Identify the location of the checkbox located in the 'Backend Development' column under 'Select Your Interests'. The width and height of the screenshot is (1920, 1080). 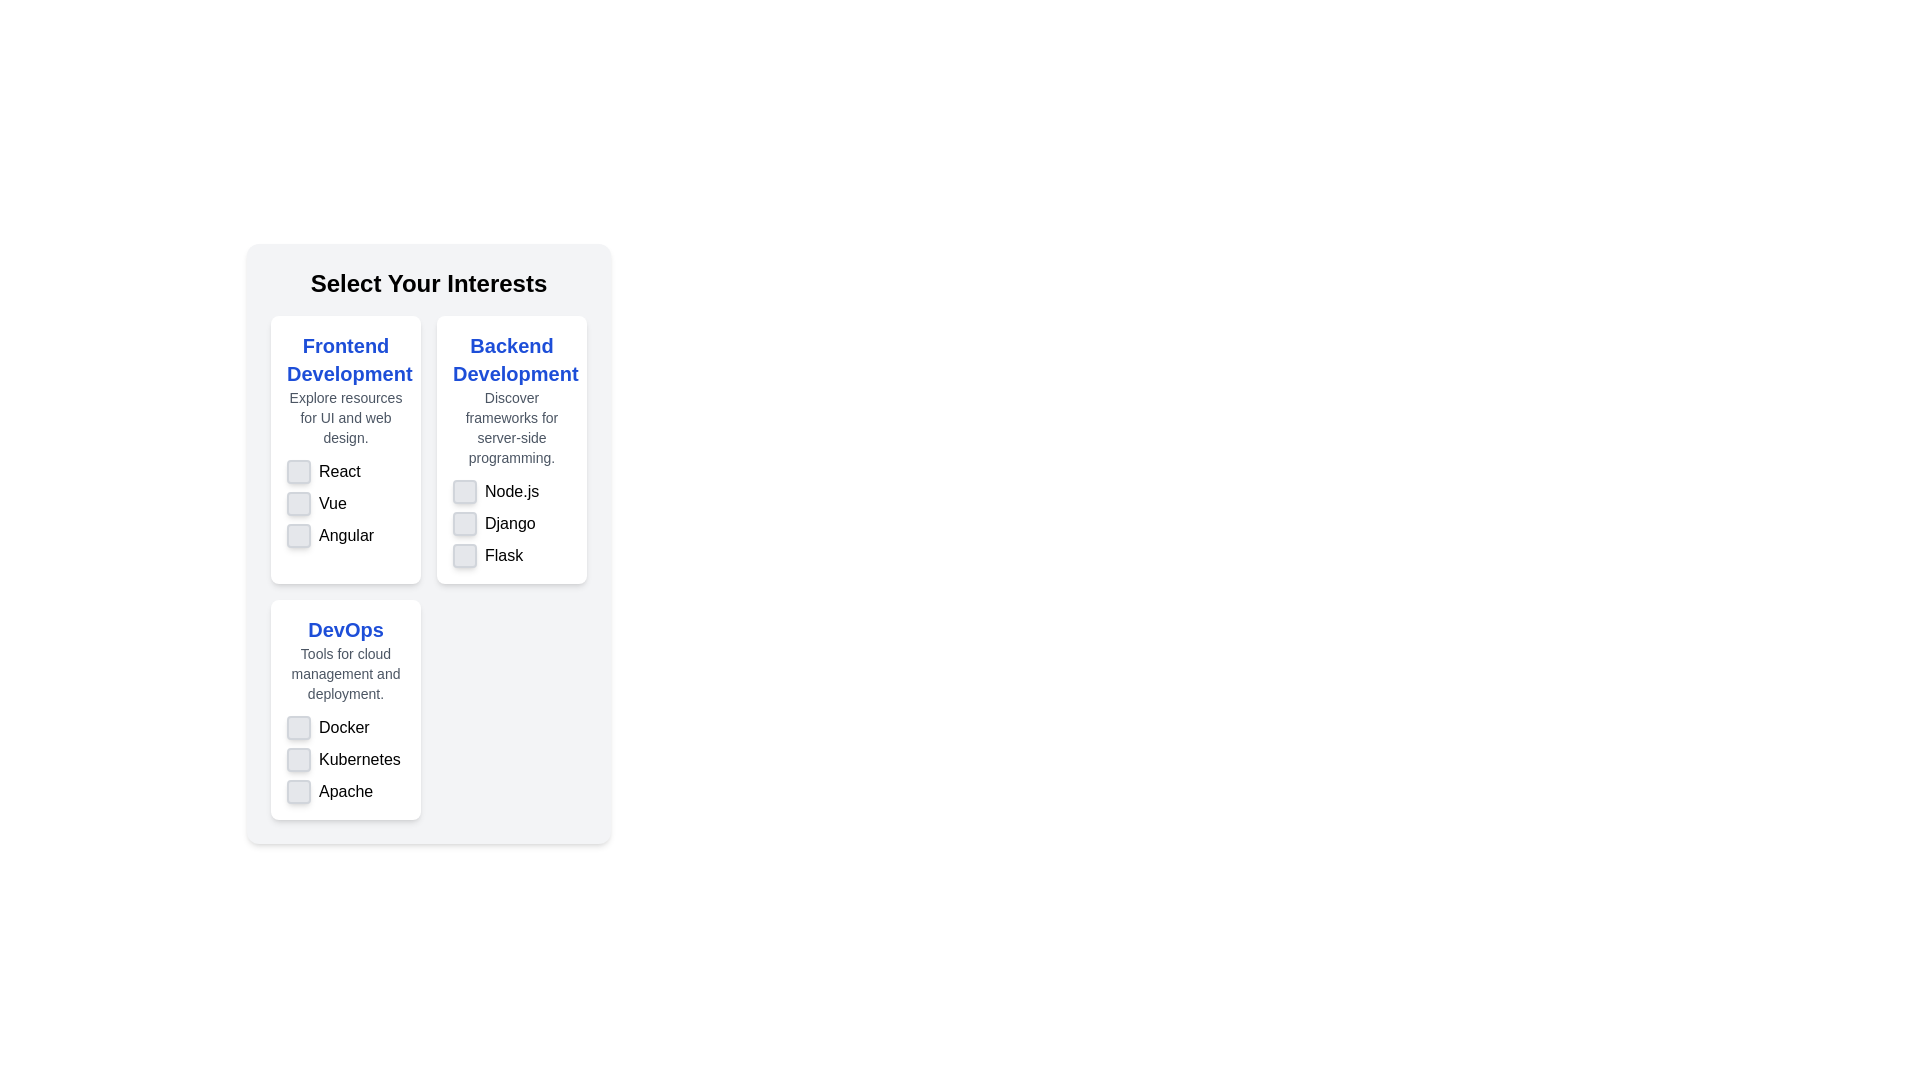
(464, 492).